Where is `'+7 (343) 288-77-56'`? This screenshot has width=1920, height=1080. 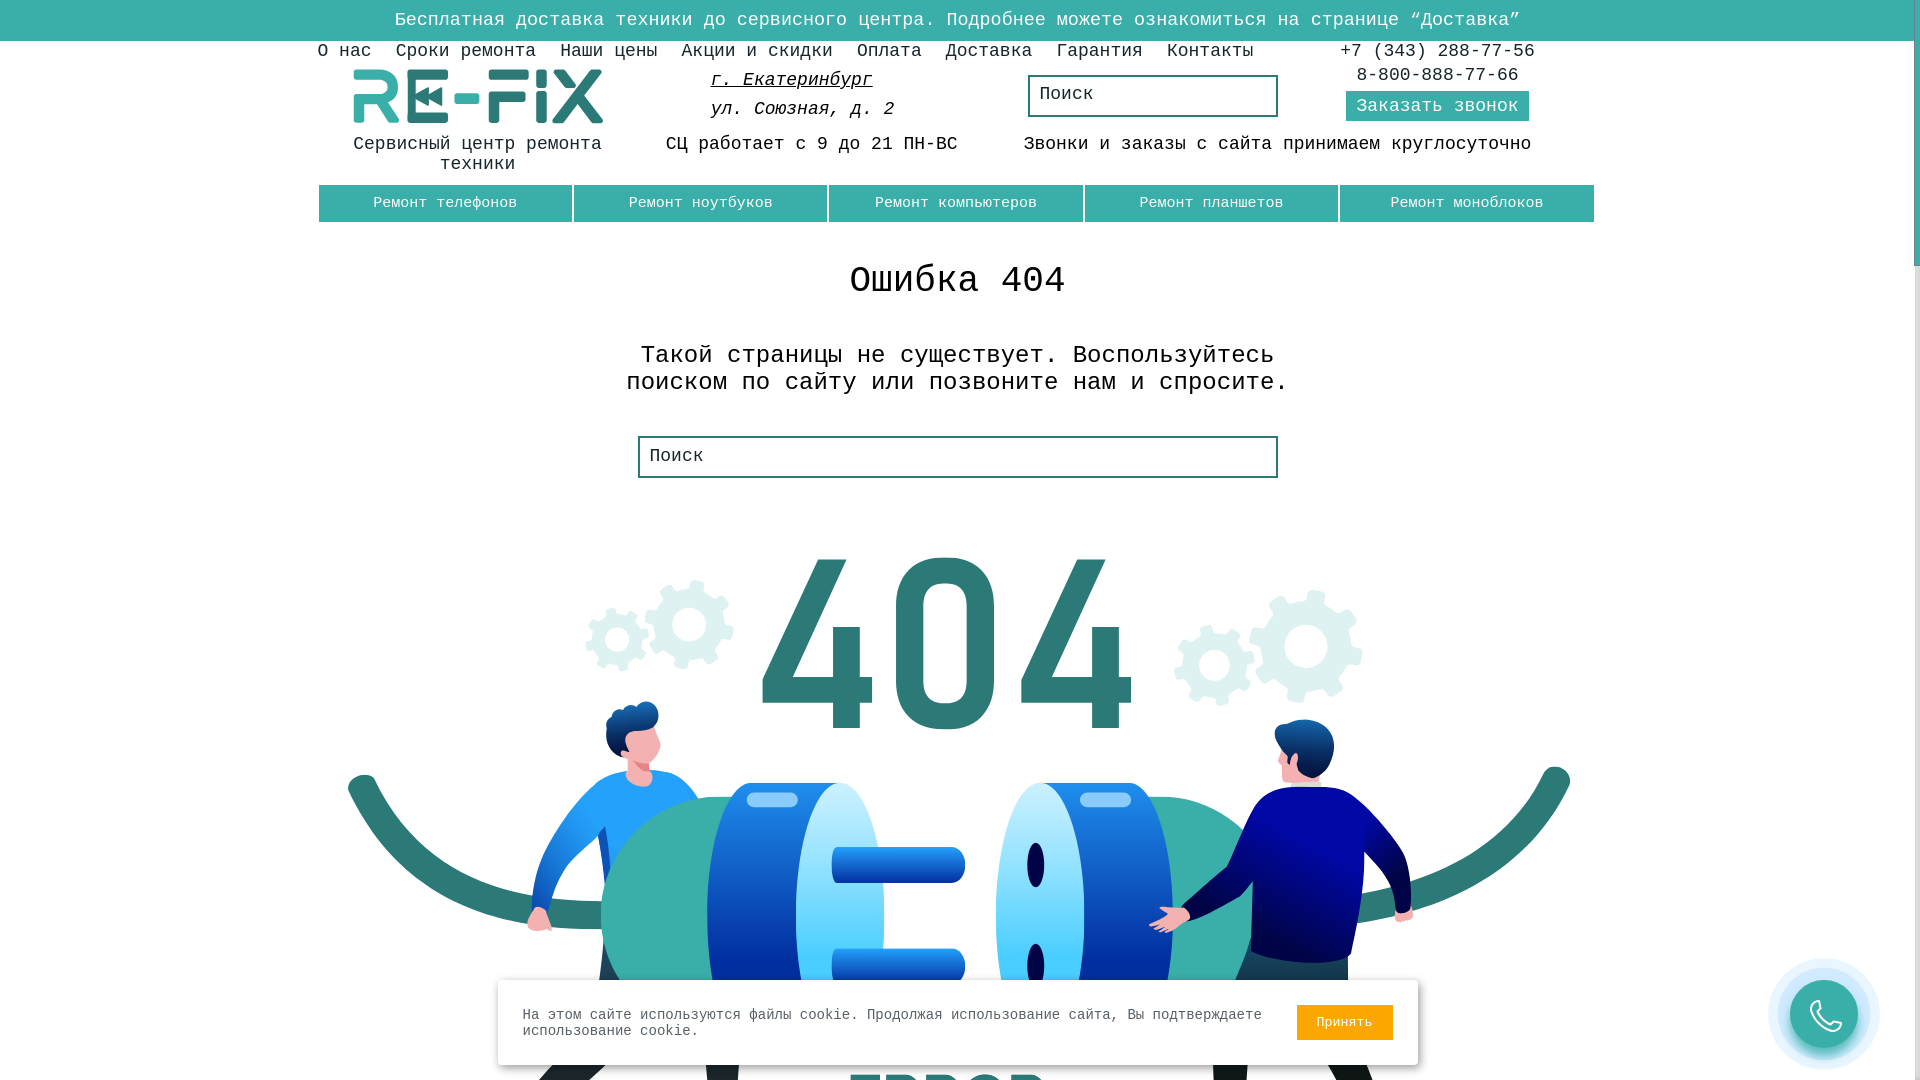 '+7 (343) 288-77-56' is located at coordinates (1435, 49).